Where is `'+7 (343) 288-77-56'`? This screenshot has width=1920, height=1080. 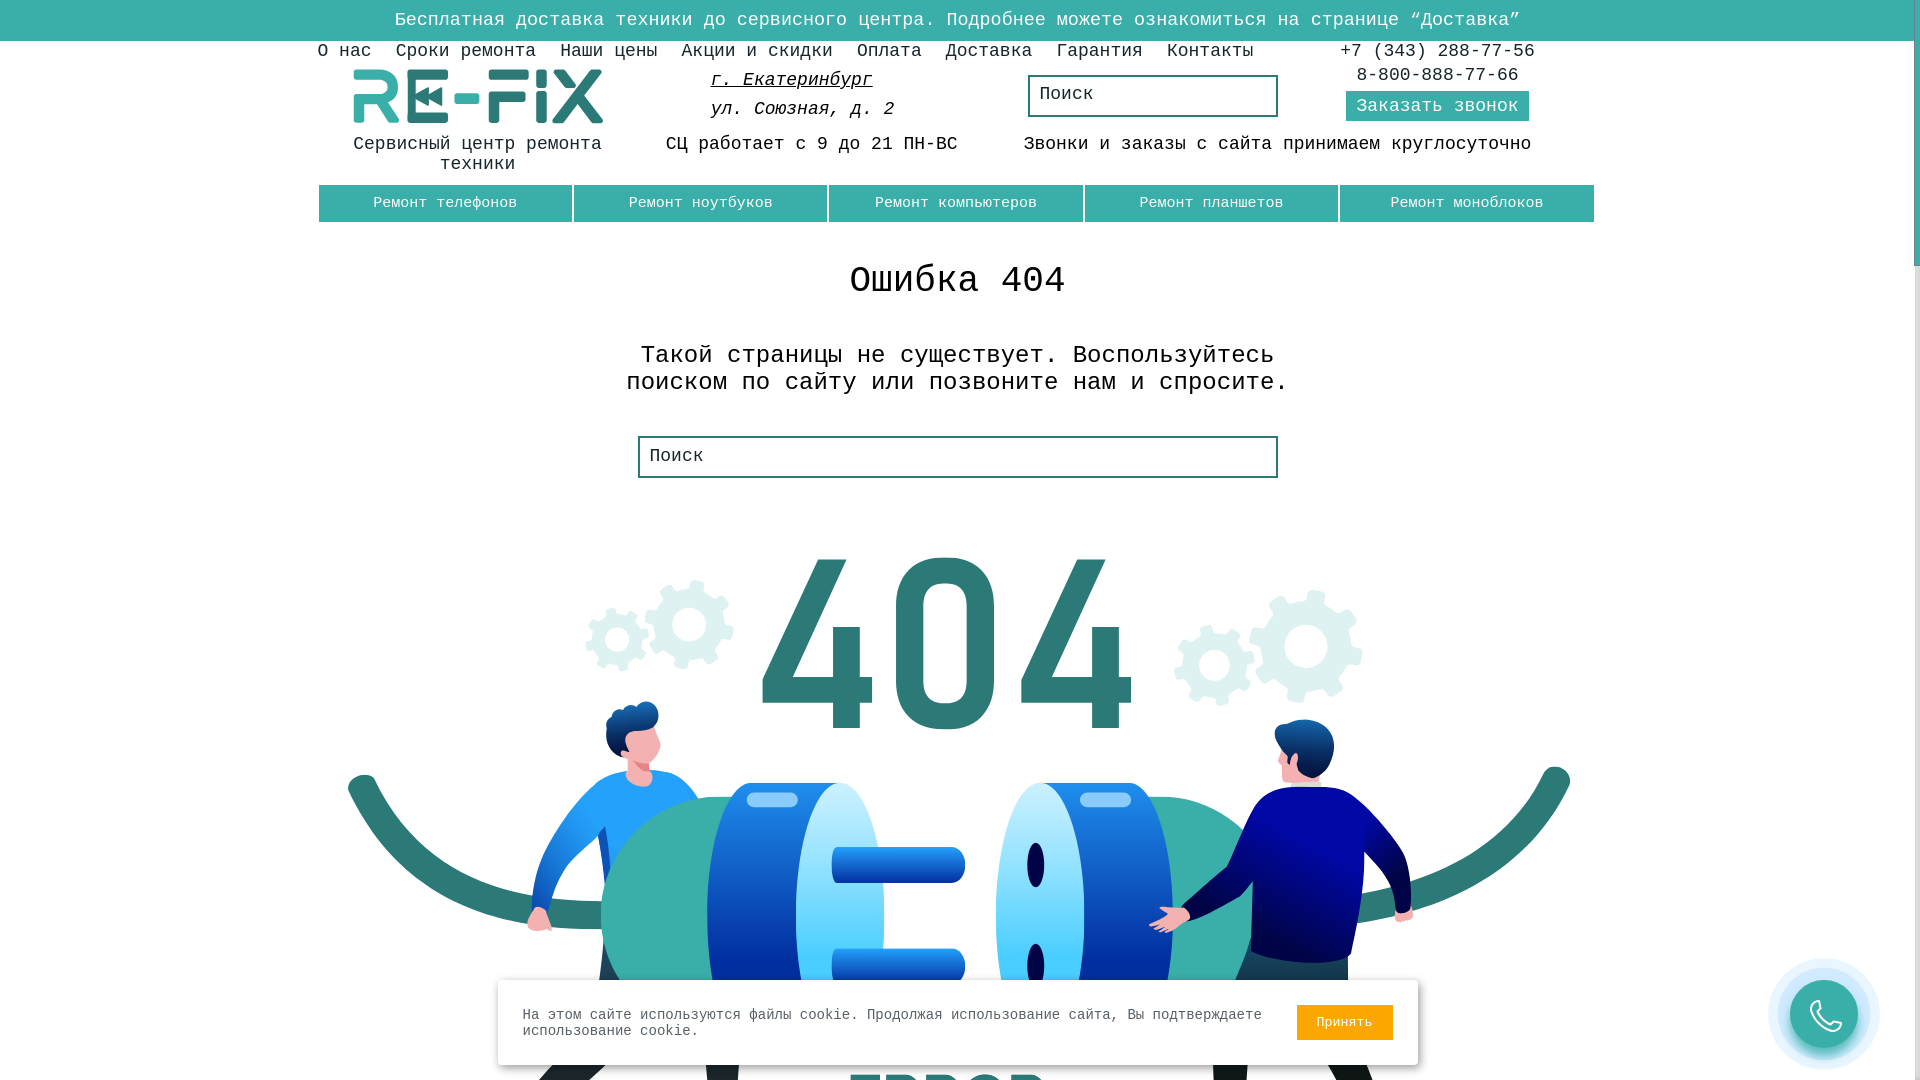 '+7 (343) 288-77-56' is located at coordinates (1435, 49).